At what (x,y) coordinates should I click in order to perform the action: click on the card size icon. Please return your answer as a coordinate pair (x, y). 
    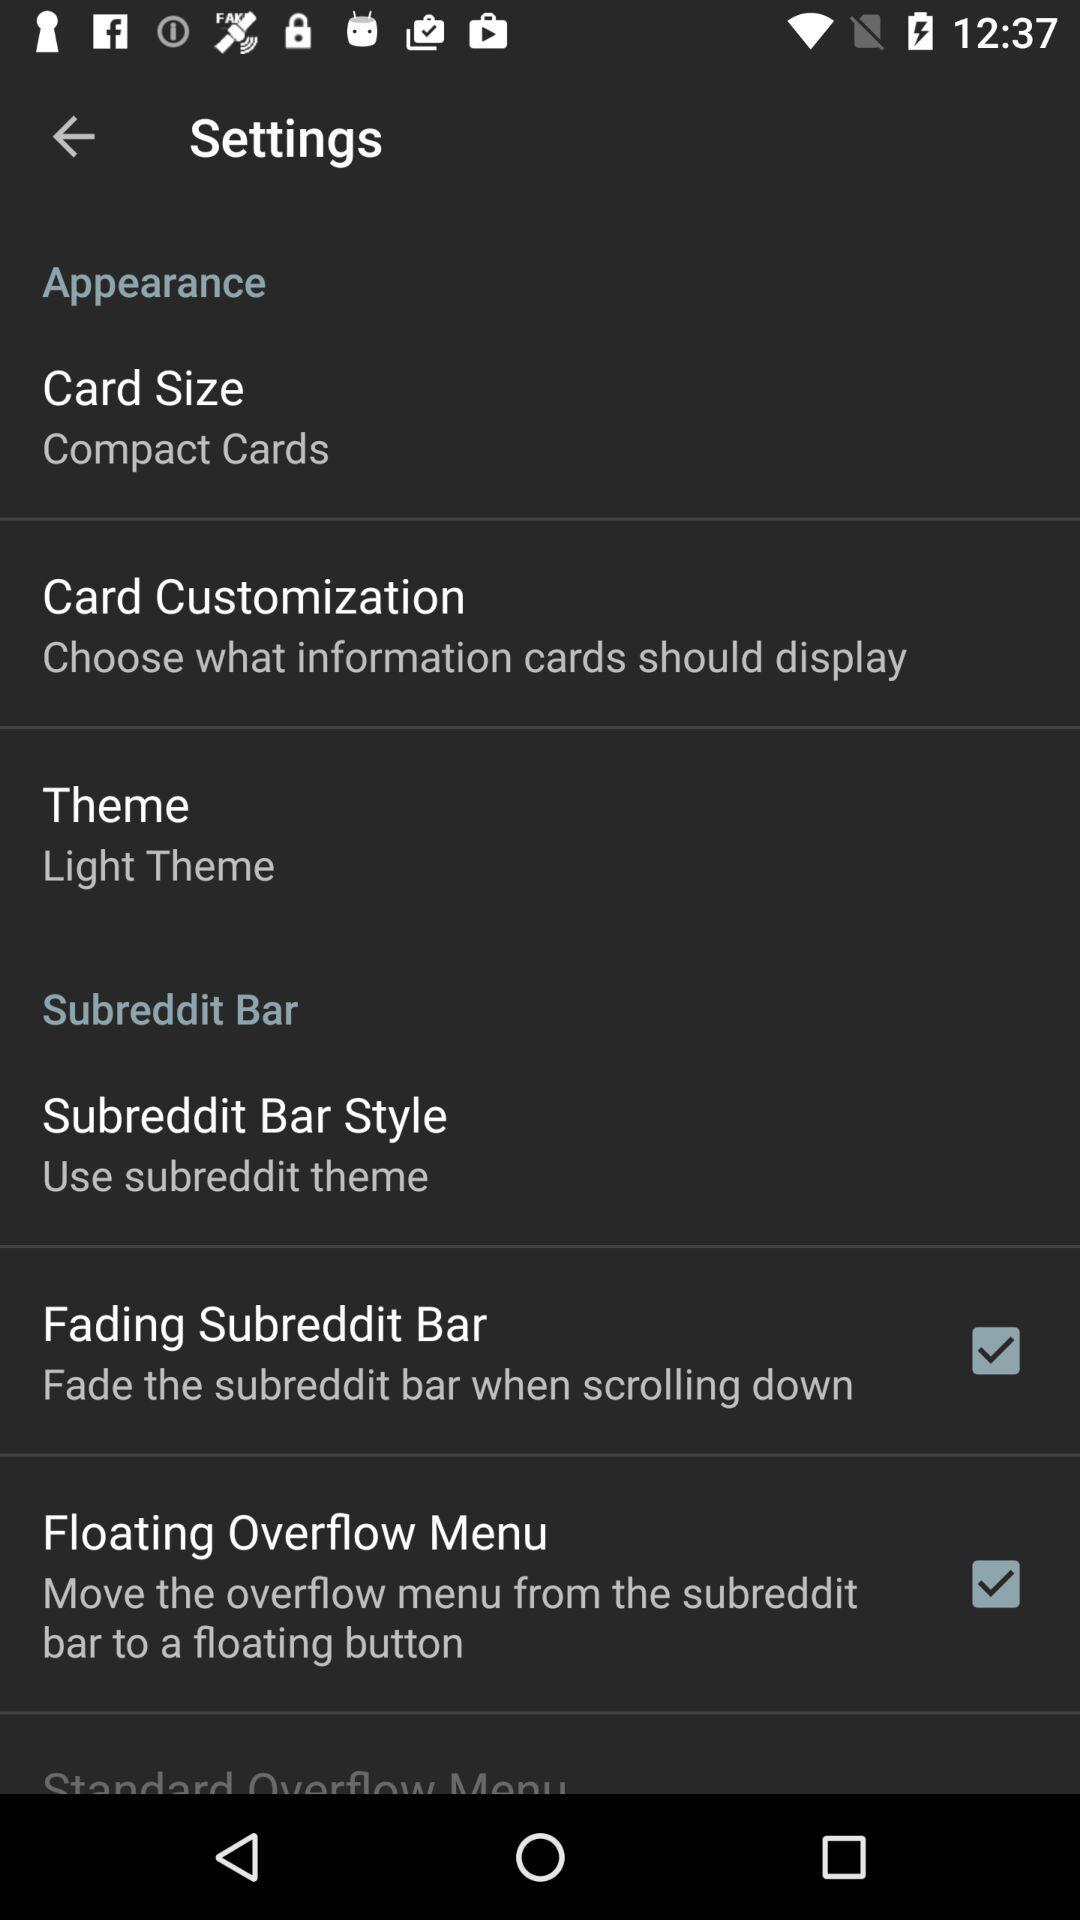
    Looking at the image, I should click on (142, 386).